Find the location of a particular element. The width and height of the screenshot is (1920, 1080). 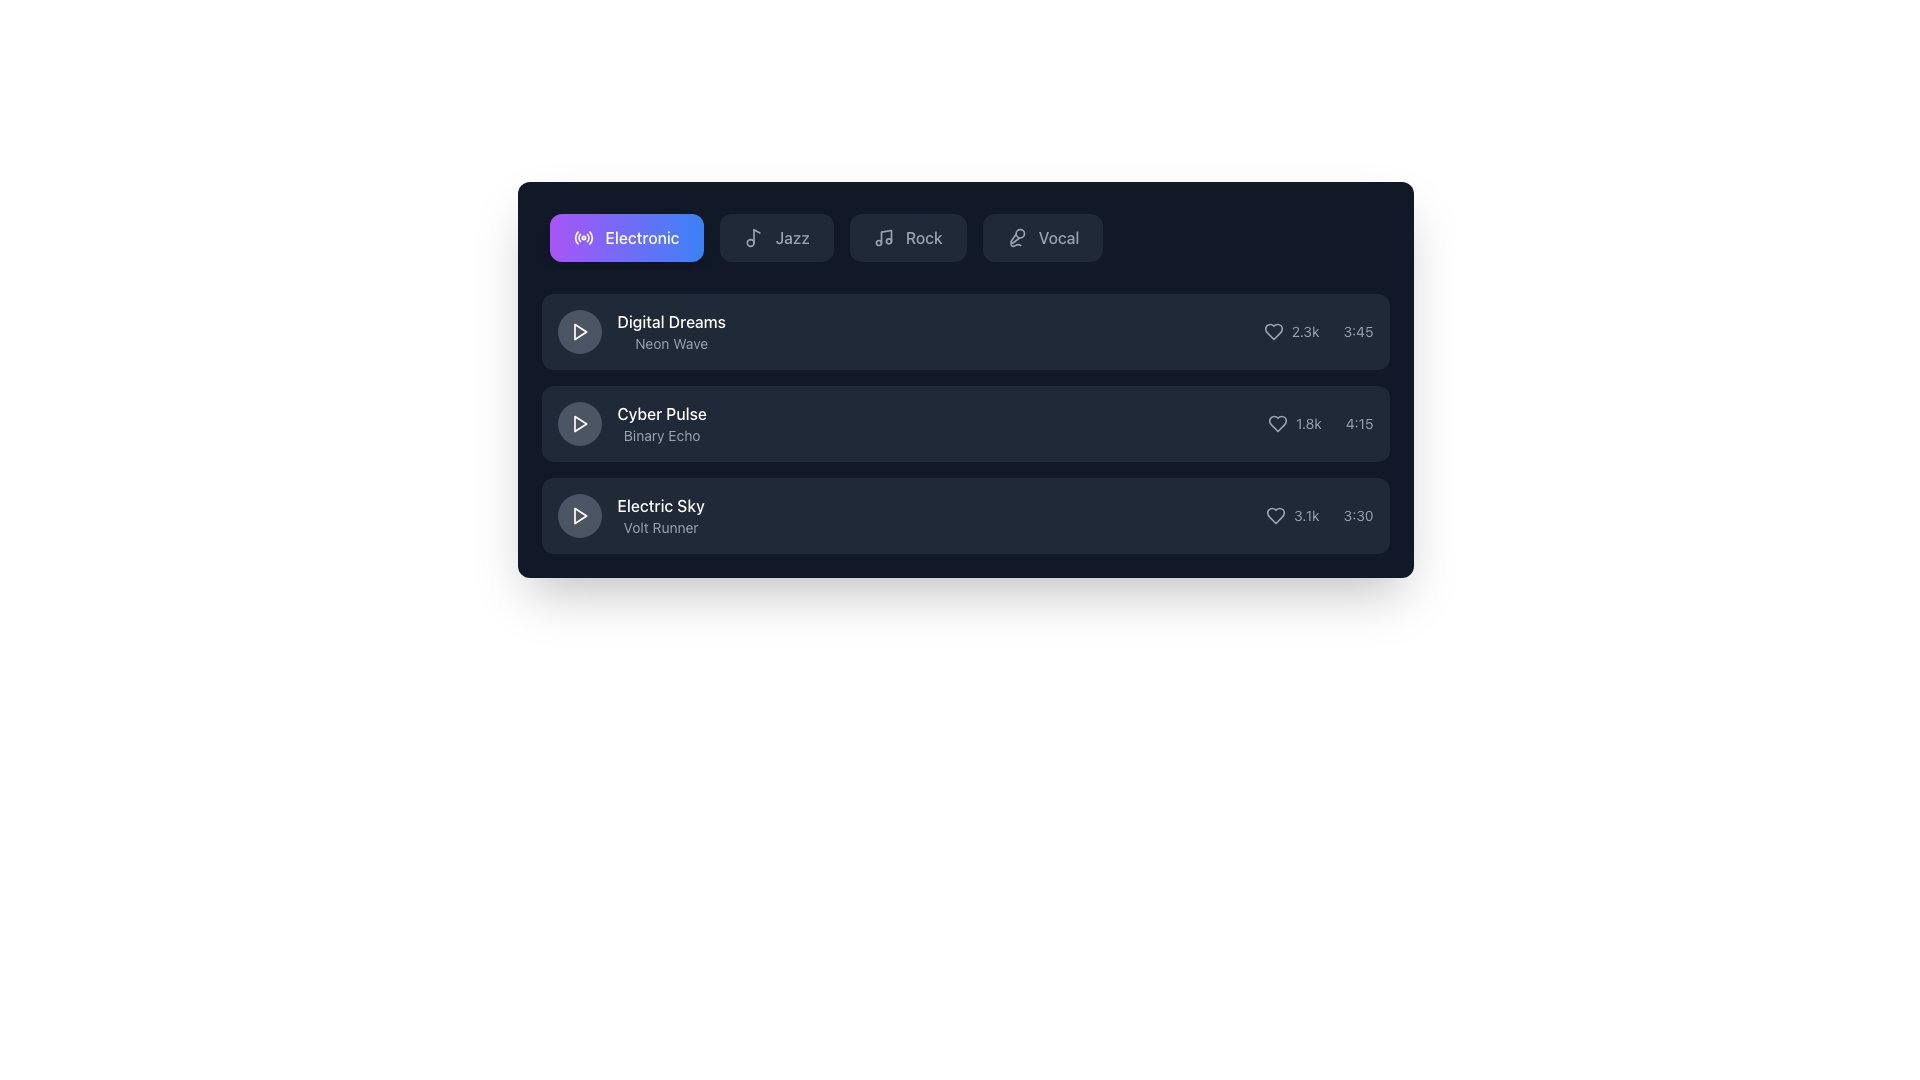

the text label 'Digital Dreams', which is styled in white and serves as the title for a music entry in a dark background, positioned at the top of a grouped music list item is located at coordinates (671, 320).